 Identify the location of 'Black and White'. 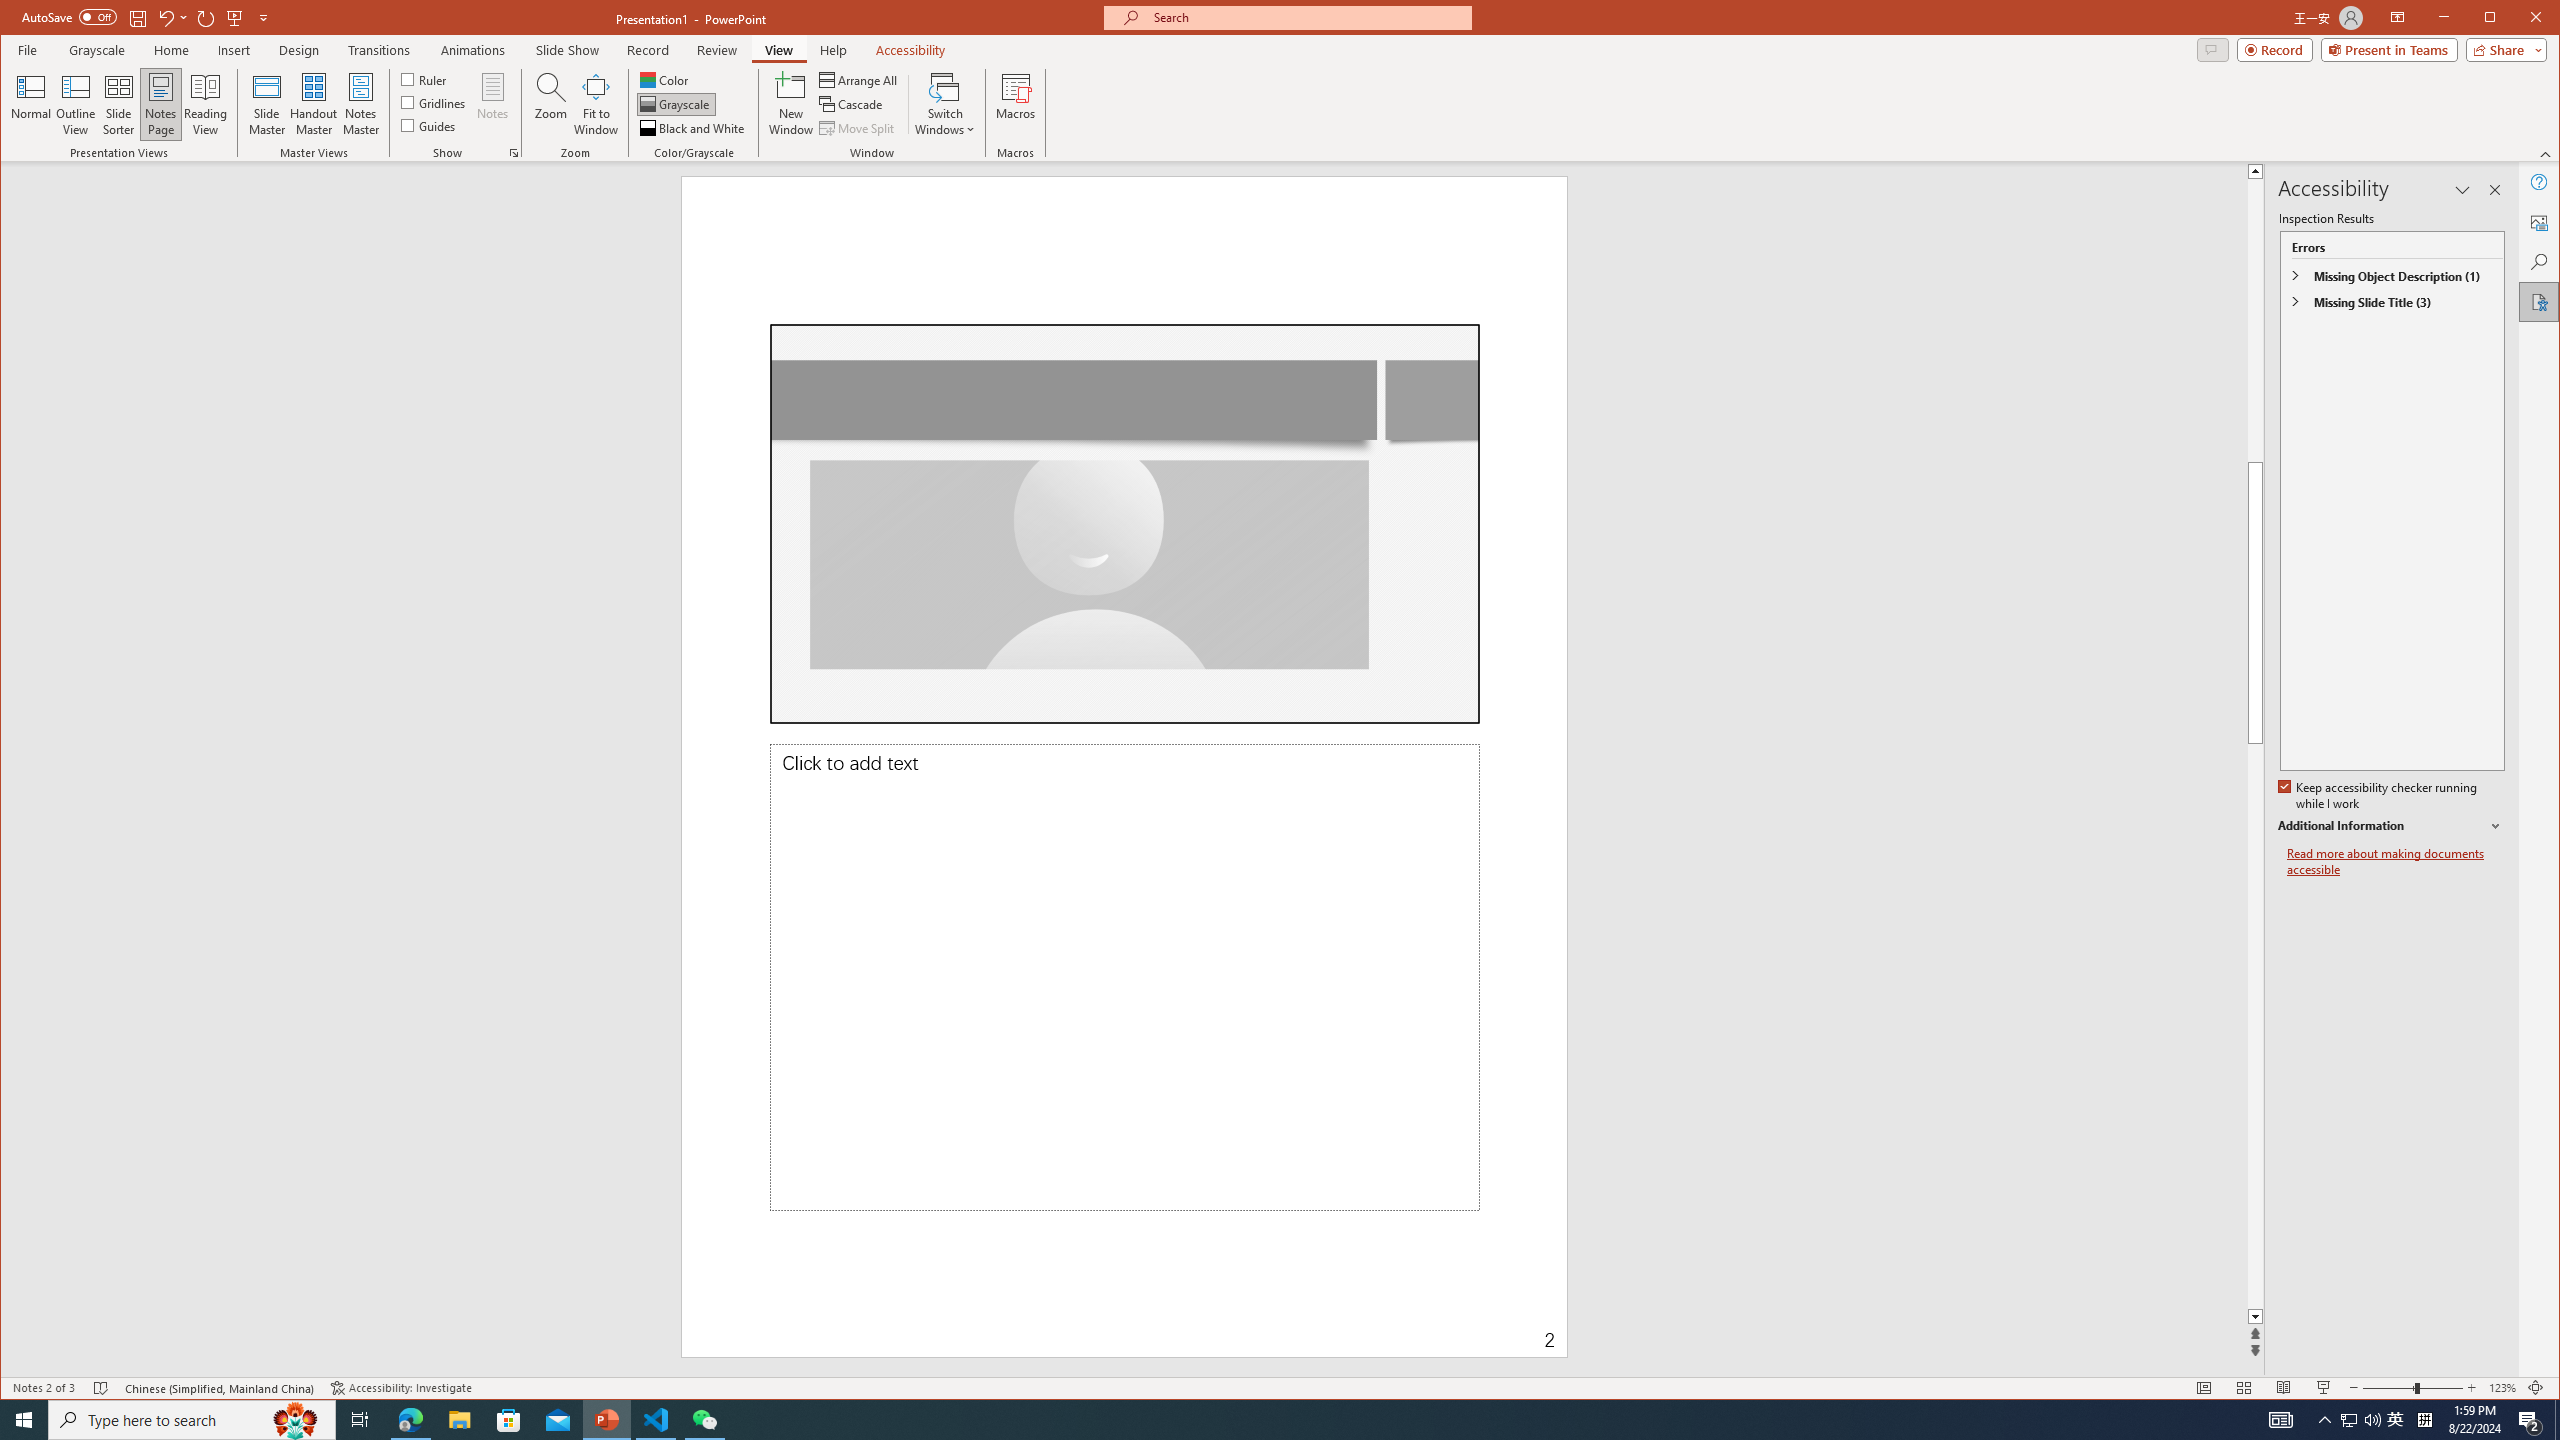
(692, 127).